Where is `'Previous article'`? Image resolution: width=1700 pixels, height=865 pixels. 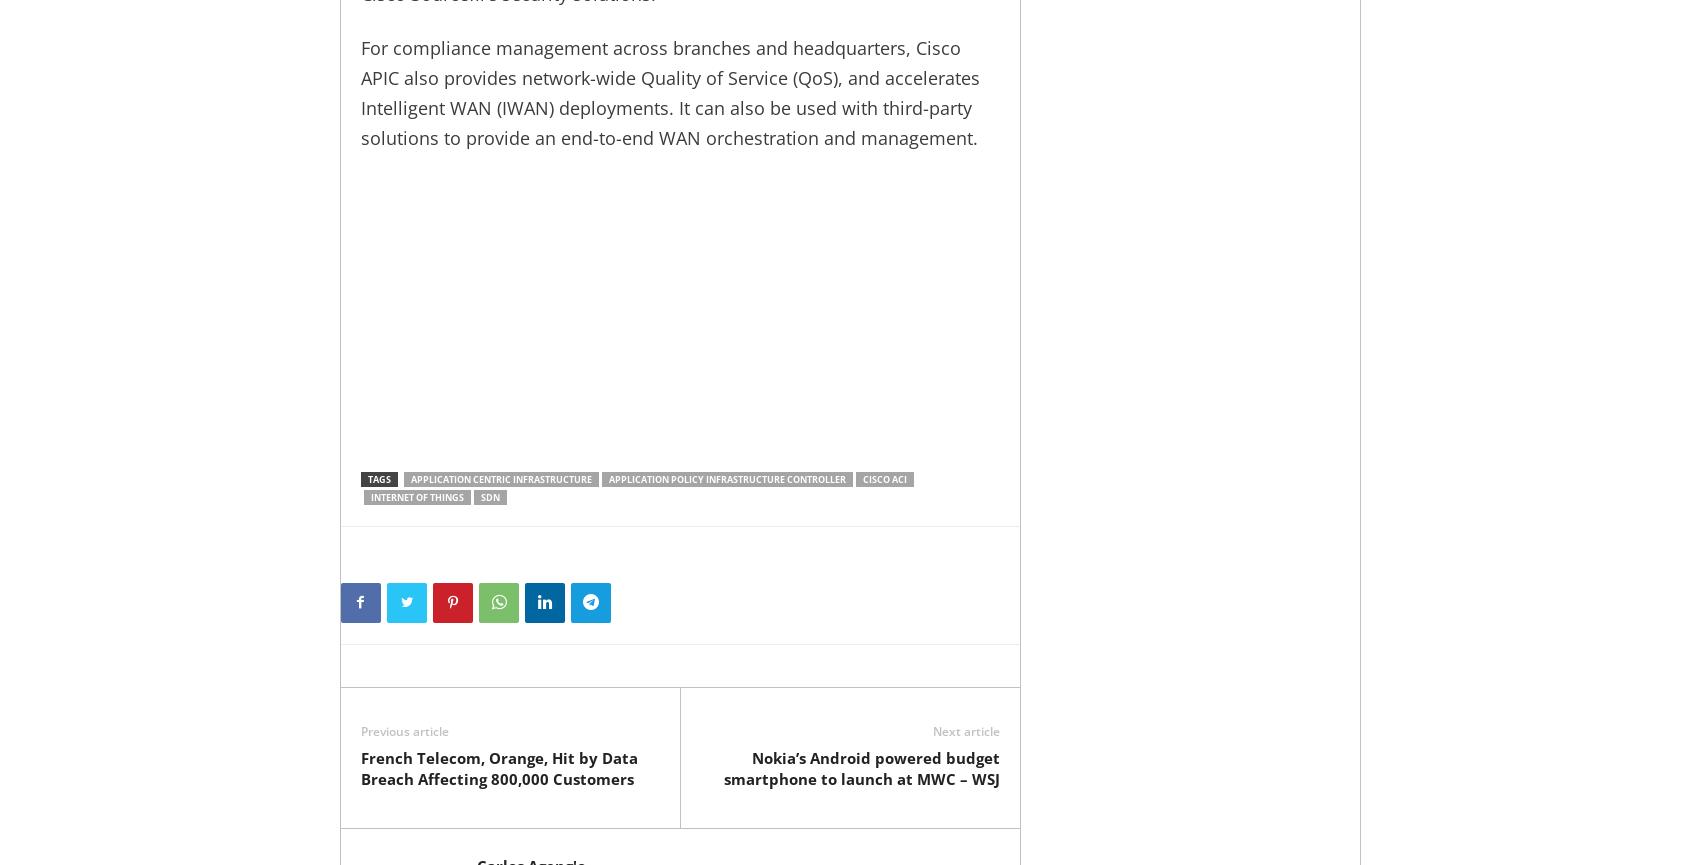
'Previous article' is located at coordinates (402, 730).